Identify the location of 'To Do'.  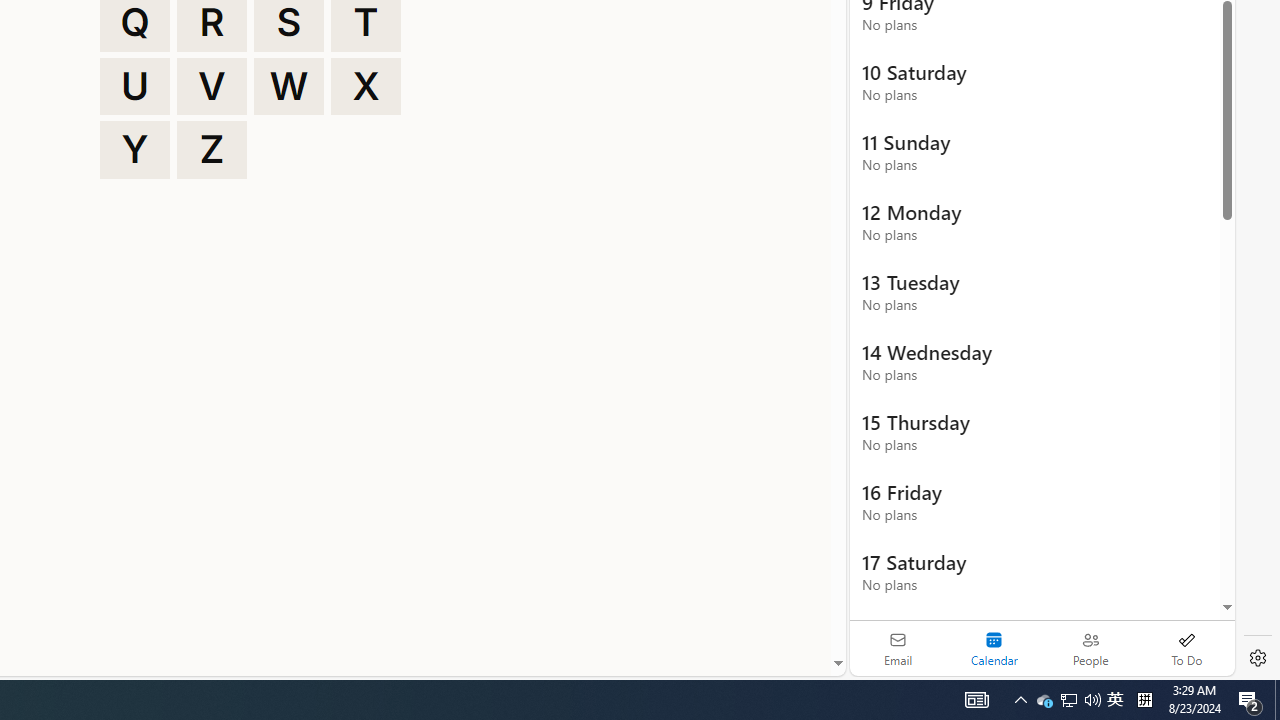
(1186, 648).